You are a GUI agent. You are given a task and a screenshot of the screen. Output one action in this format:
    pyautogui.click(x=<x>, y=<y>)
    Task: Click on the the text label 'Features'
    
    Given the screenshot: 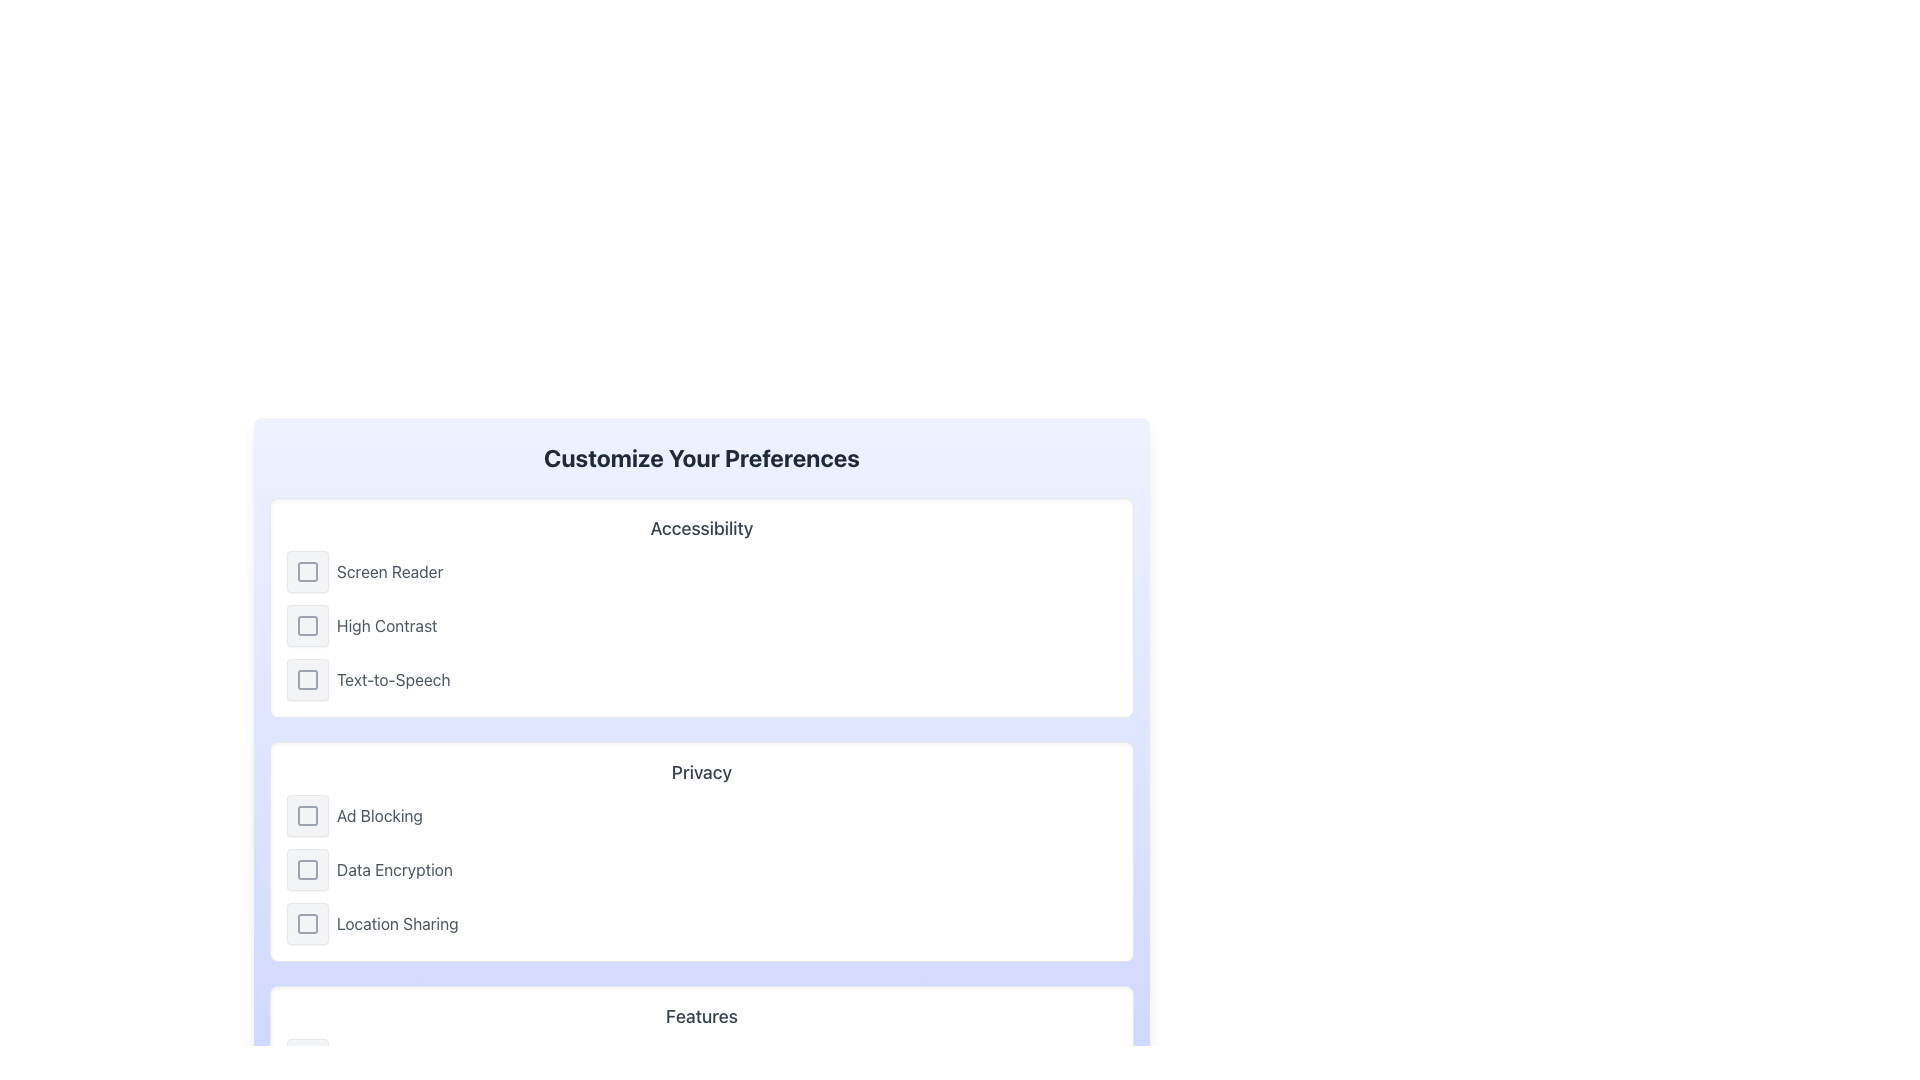 What is the action you would take?
    pyautogui.click(x=701, y=1017)
    